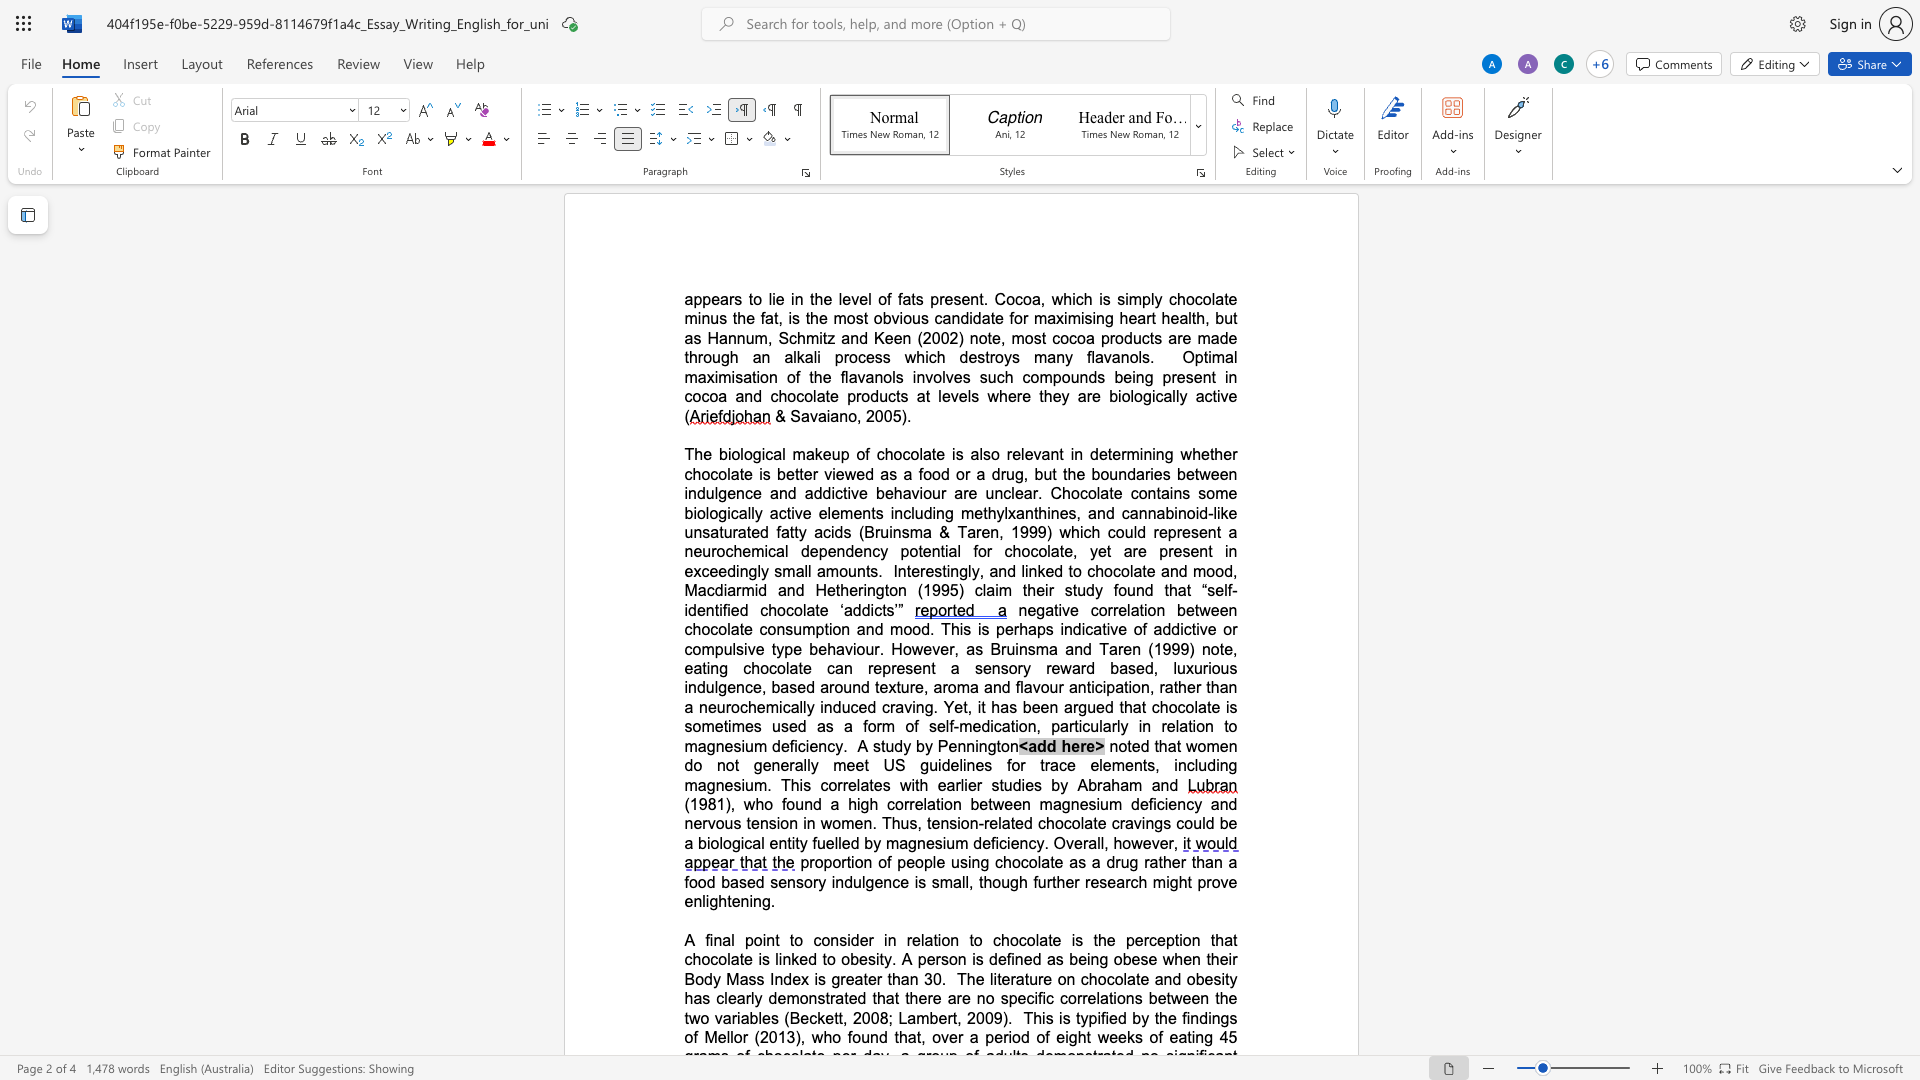 The width and height of the screenshot is (1920, 1080). I want to click on the space between the continuous character "e" and "r" in the text, so click(1078, 746).